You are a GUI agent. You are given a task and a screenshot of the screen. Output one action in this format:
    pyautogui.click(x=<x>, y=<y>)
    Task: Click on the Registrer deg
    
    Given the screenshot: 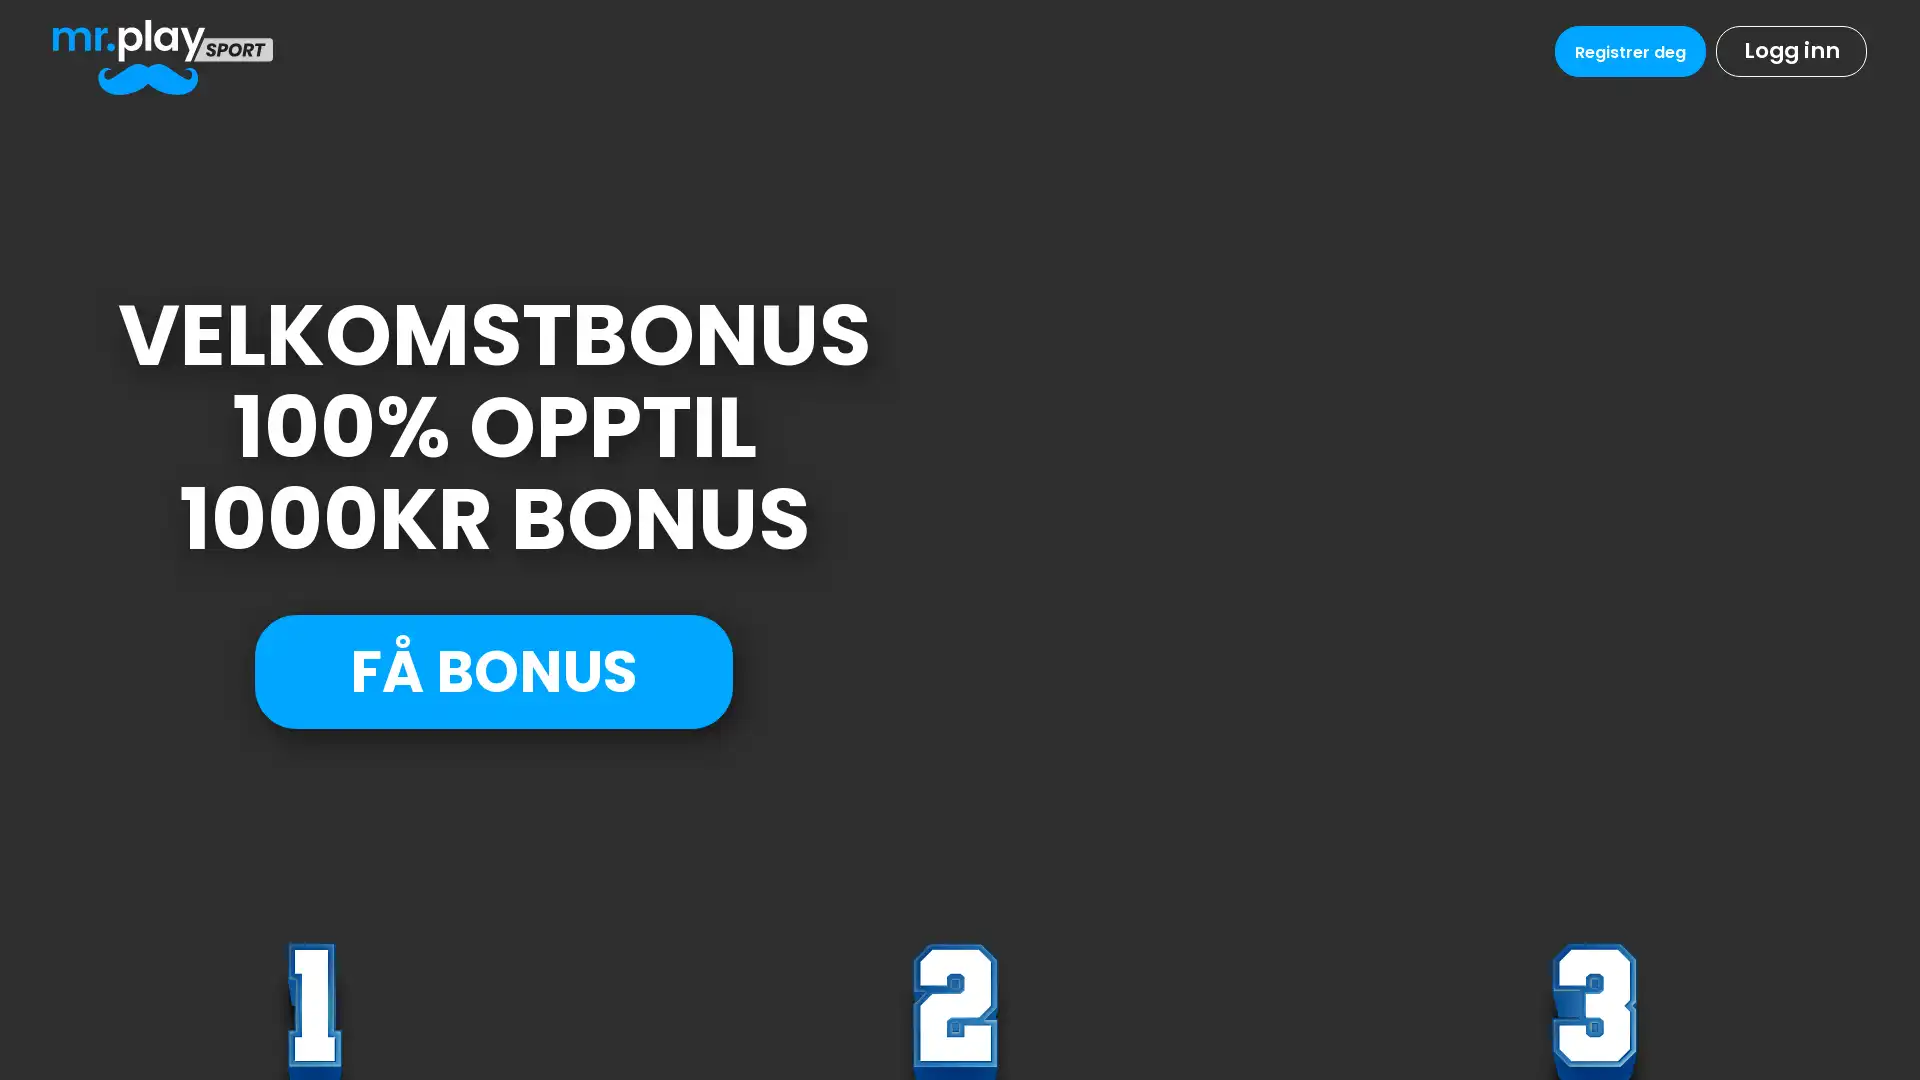 What is the action you would take?
    pyautogui.click(x=1630, y=49)
    